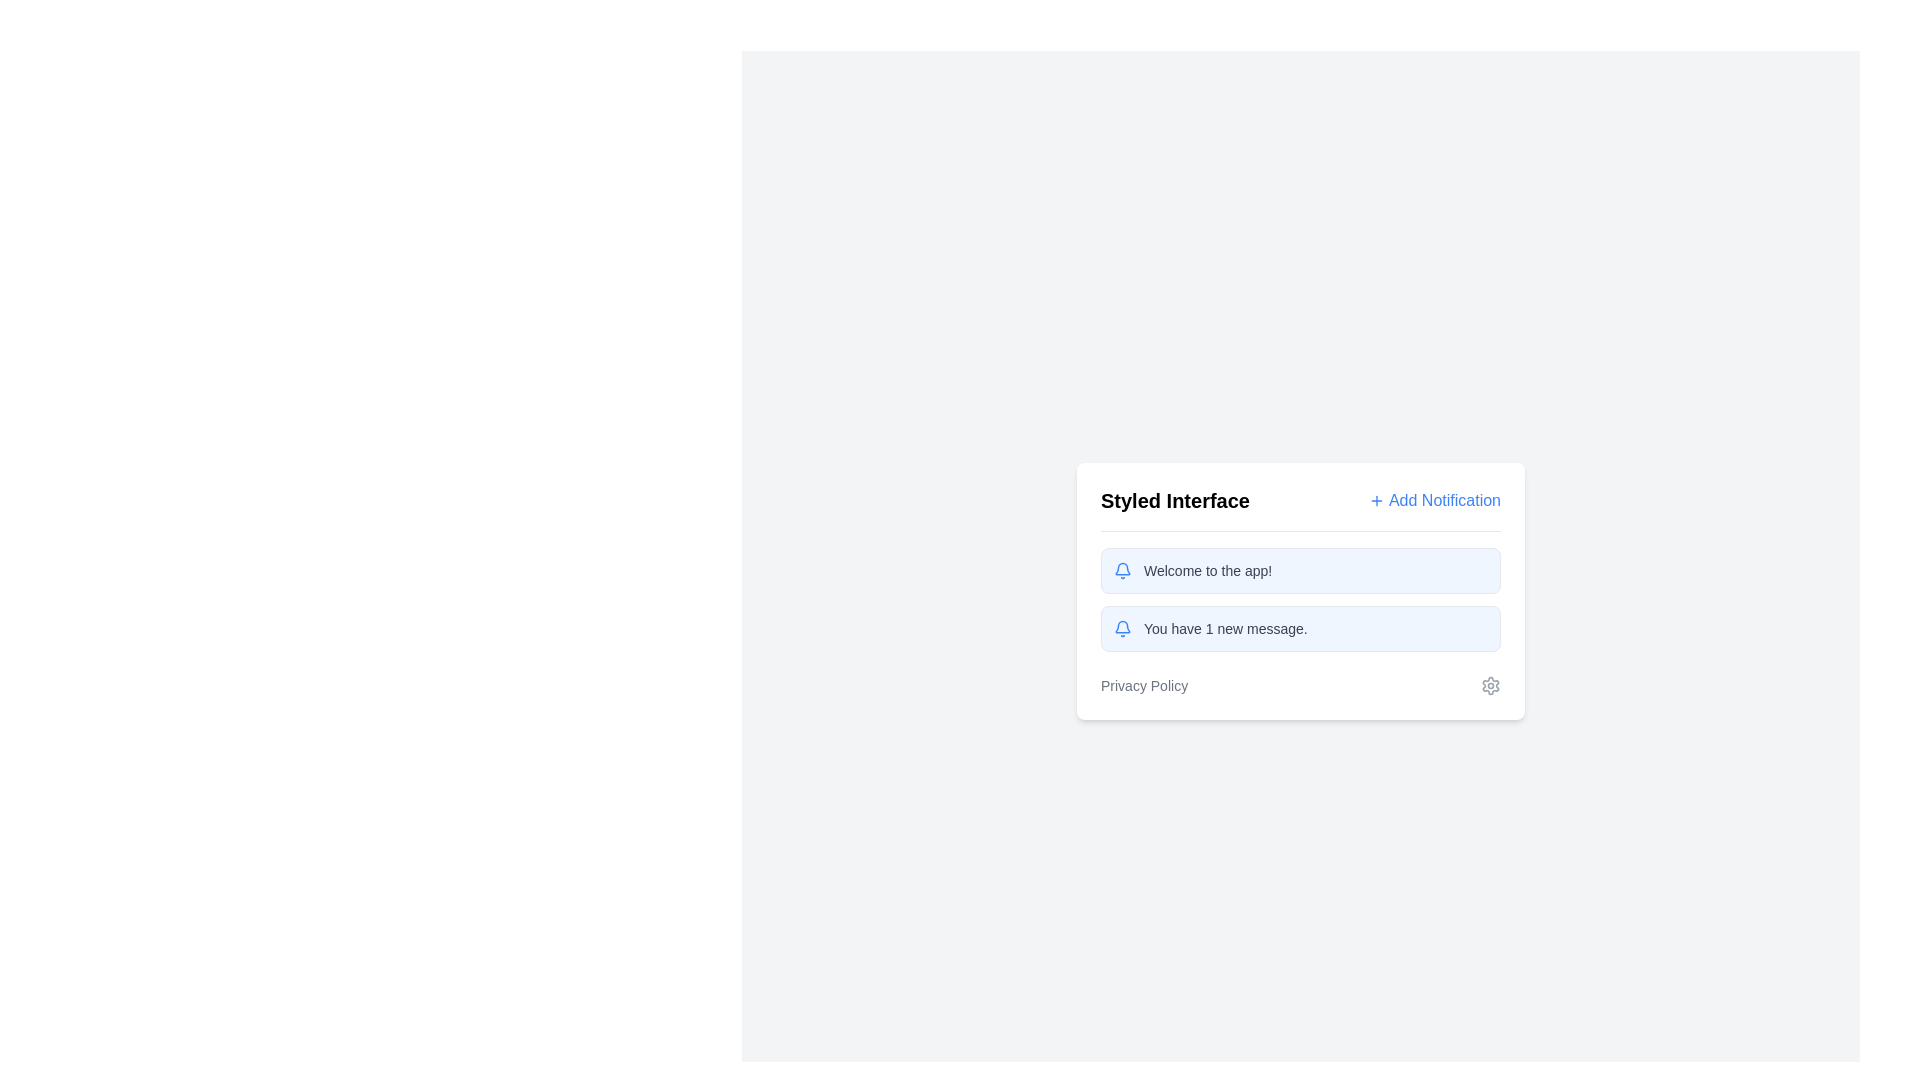 The image size is (1920, 1080). What do you see at coordinates (1491, 684) in the screenshot?
I see `the configuration/settings icon located at the bottom-right of the card layout` at bounding box center [1491, 684].